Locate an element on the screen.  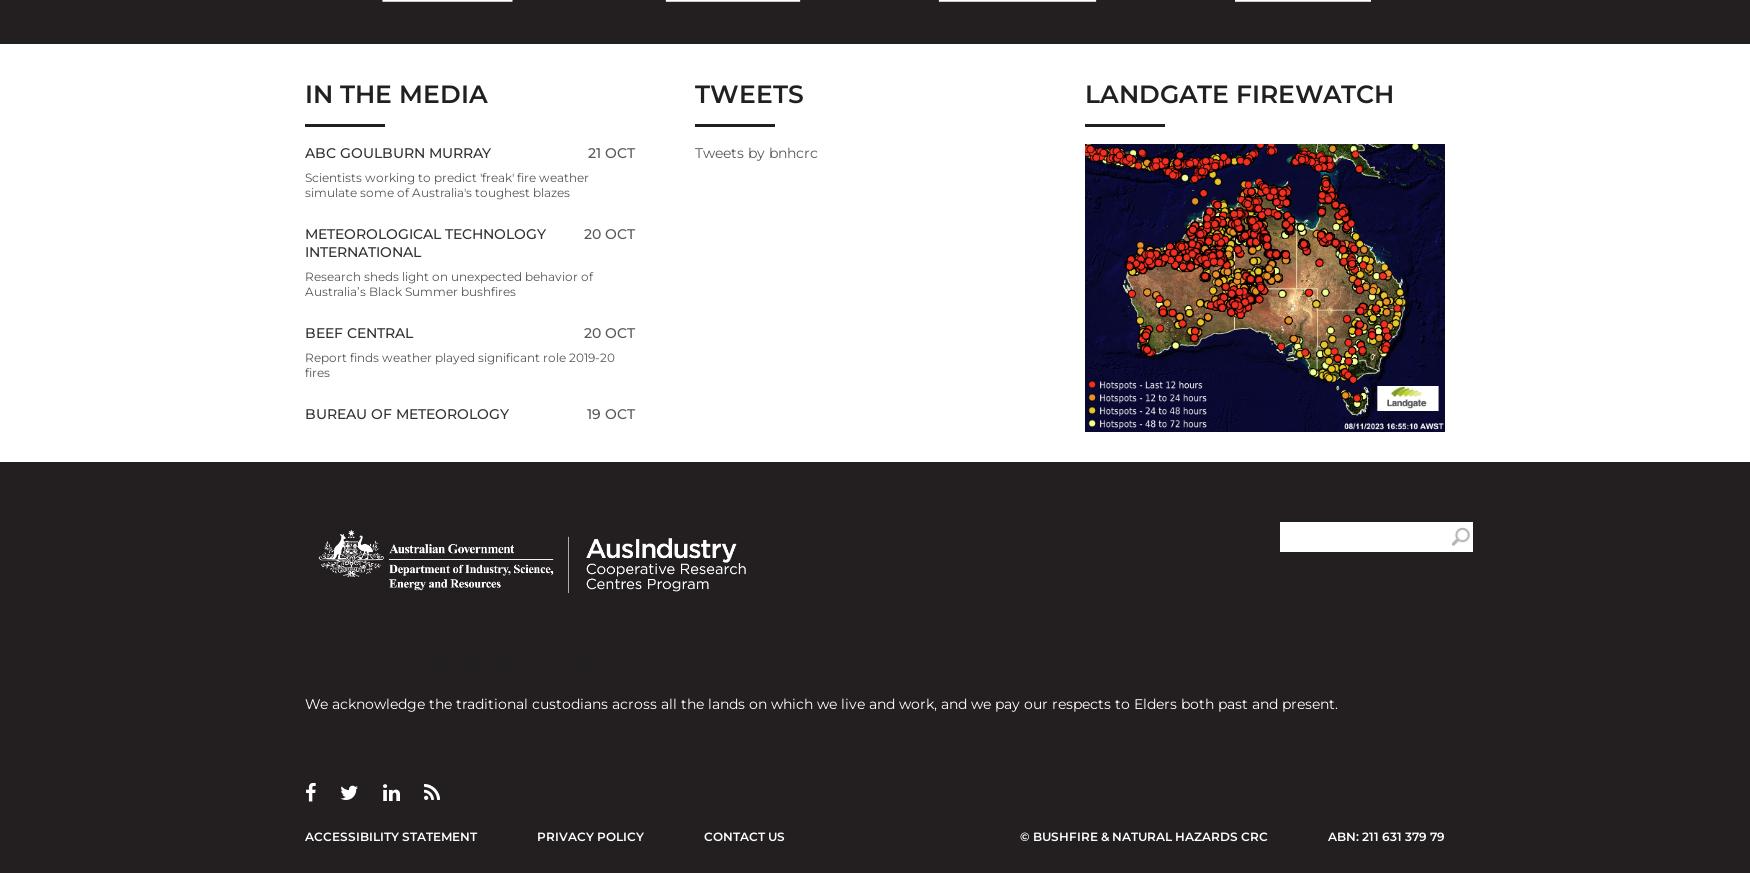
'ABC Goulburn Murray' is located at coordinates (396, 151).